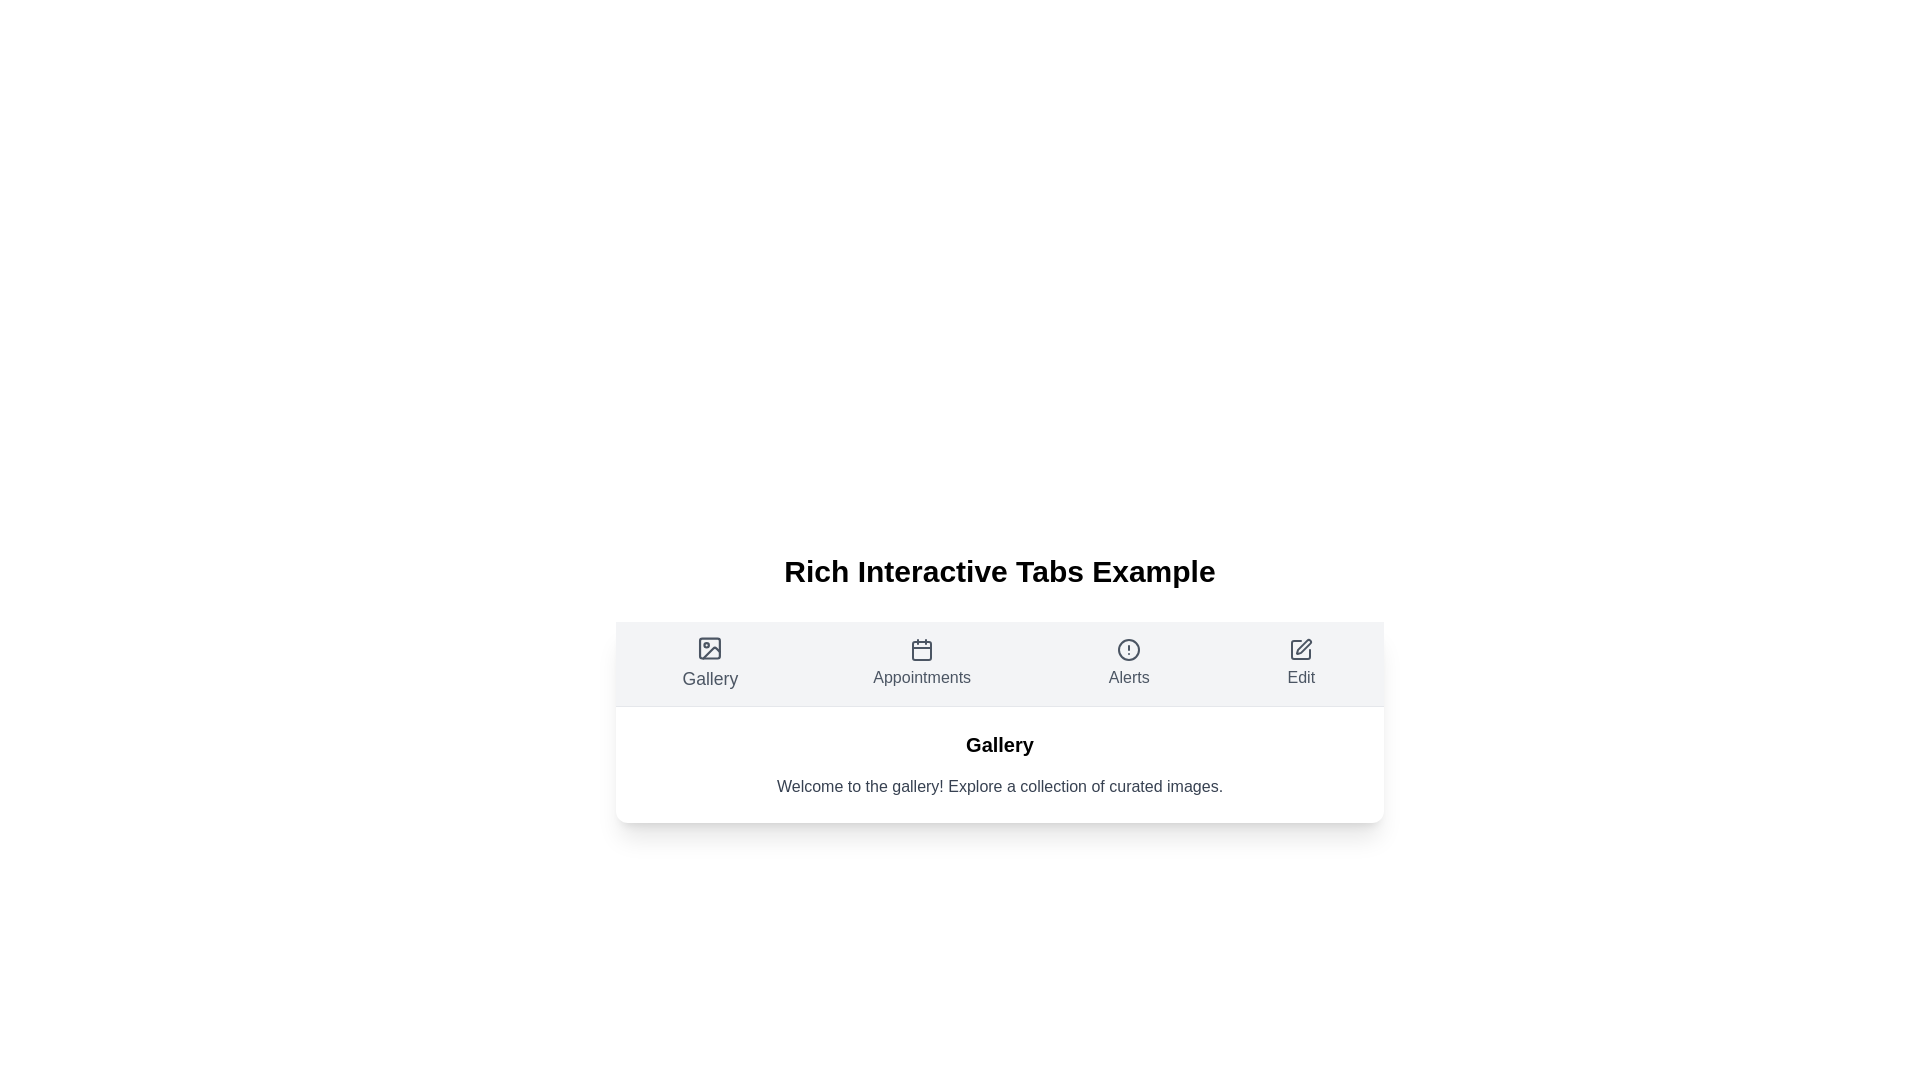  Describe the element at coordinates (1128, 663) in the screenshot. I see `the tab labeled Alerts` at that location.